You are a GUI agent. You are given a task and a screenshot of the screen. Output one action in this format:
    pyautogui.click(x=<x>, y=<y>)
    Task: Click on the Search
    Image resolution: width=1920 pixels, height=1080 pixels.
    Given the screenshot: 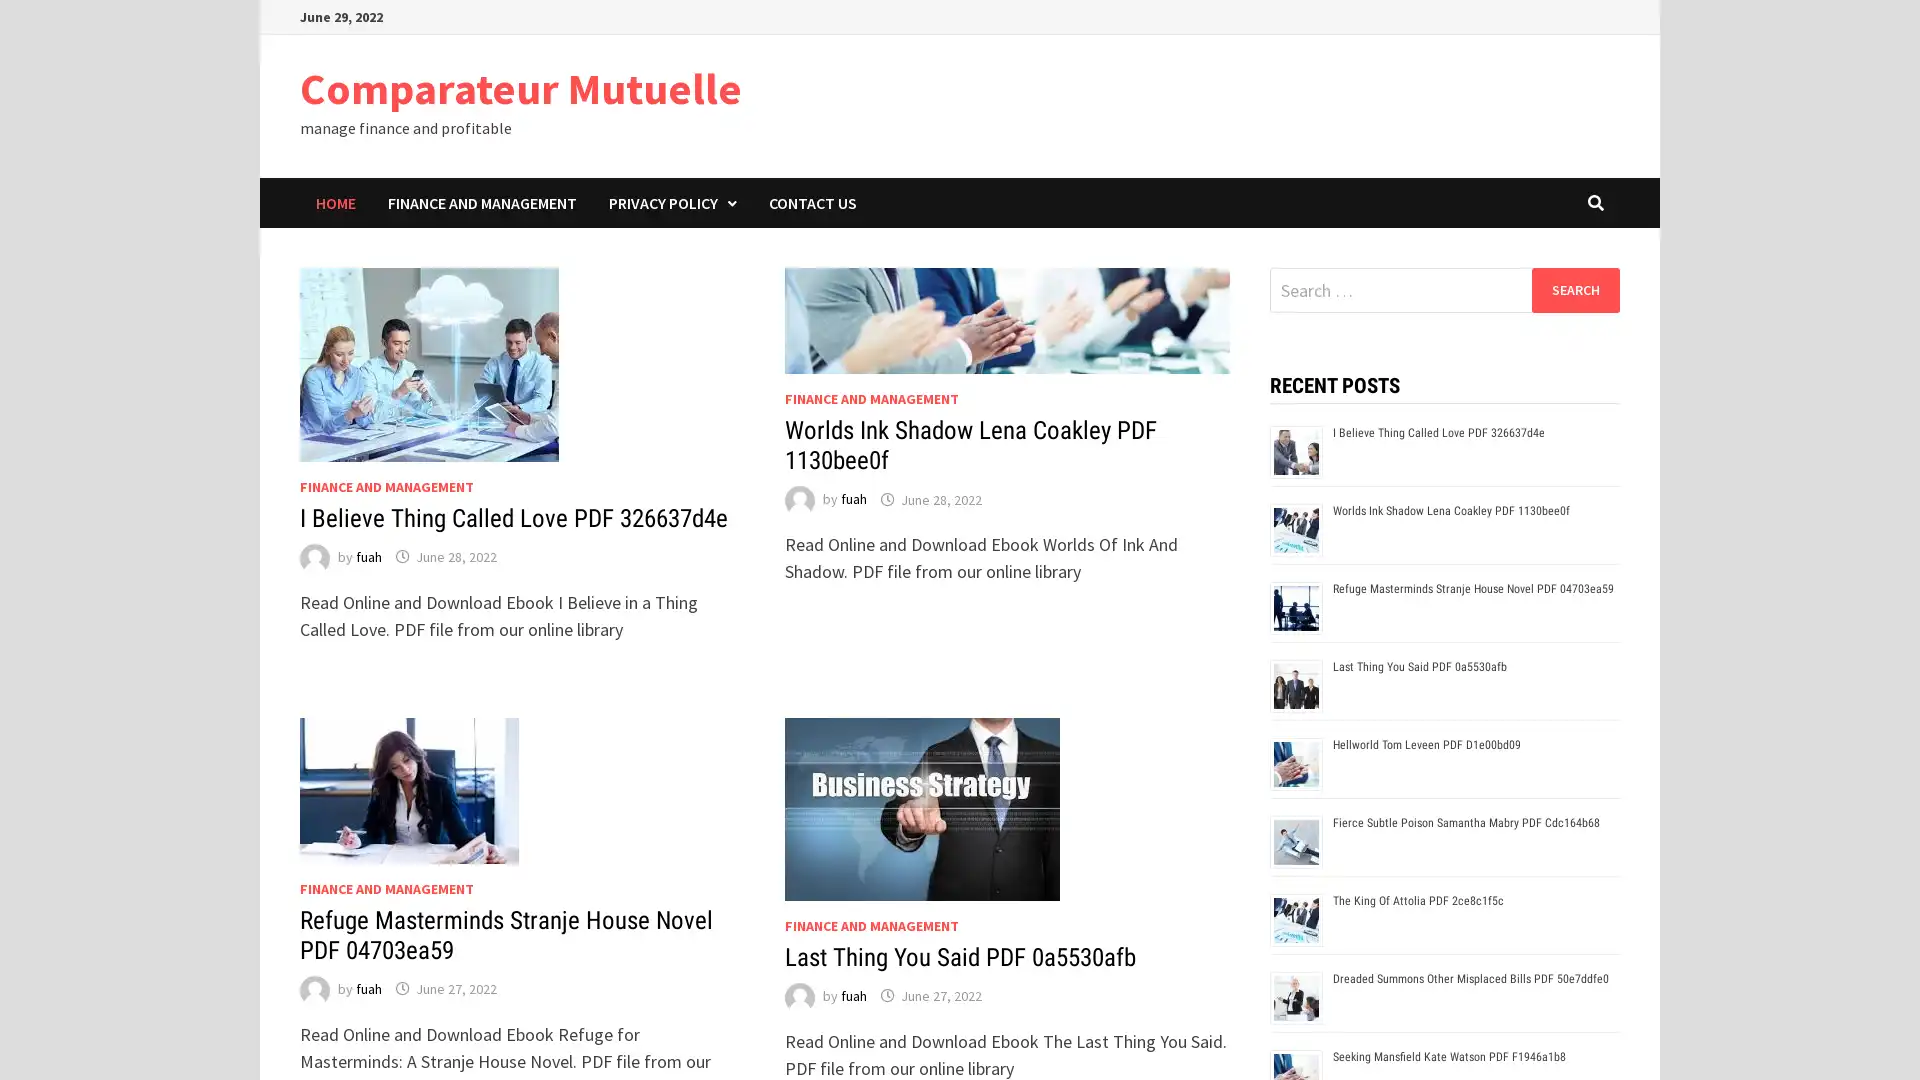 What is the action you would take?
    pyautogui.click(x=1574, y=289)
    